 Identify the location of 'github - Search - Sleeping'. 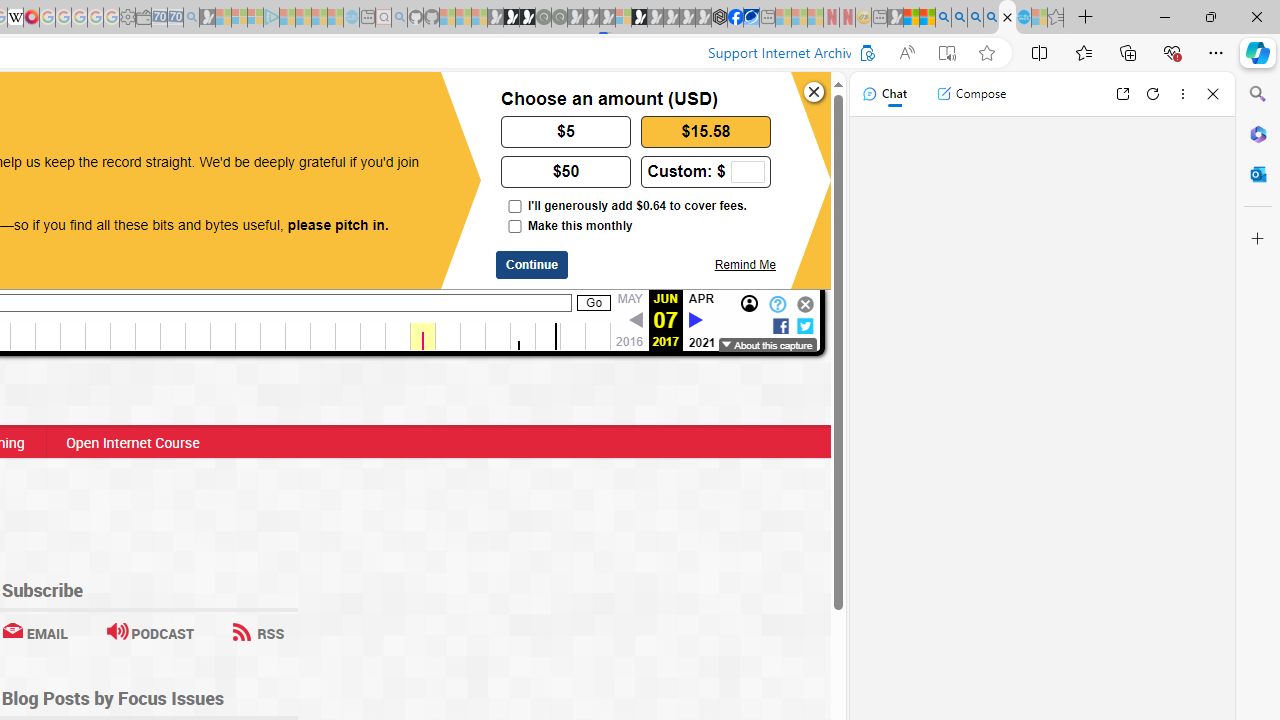
(399, 17).